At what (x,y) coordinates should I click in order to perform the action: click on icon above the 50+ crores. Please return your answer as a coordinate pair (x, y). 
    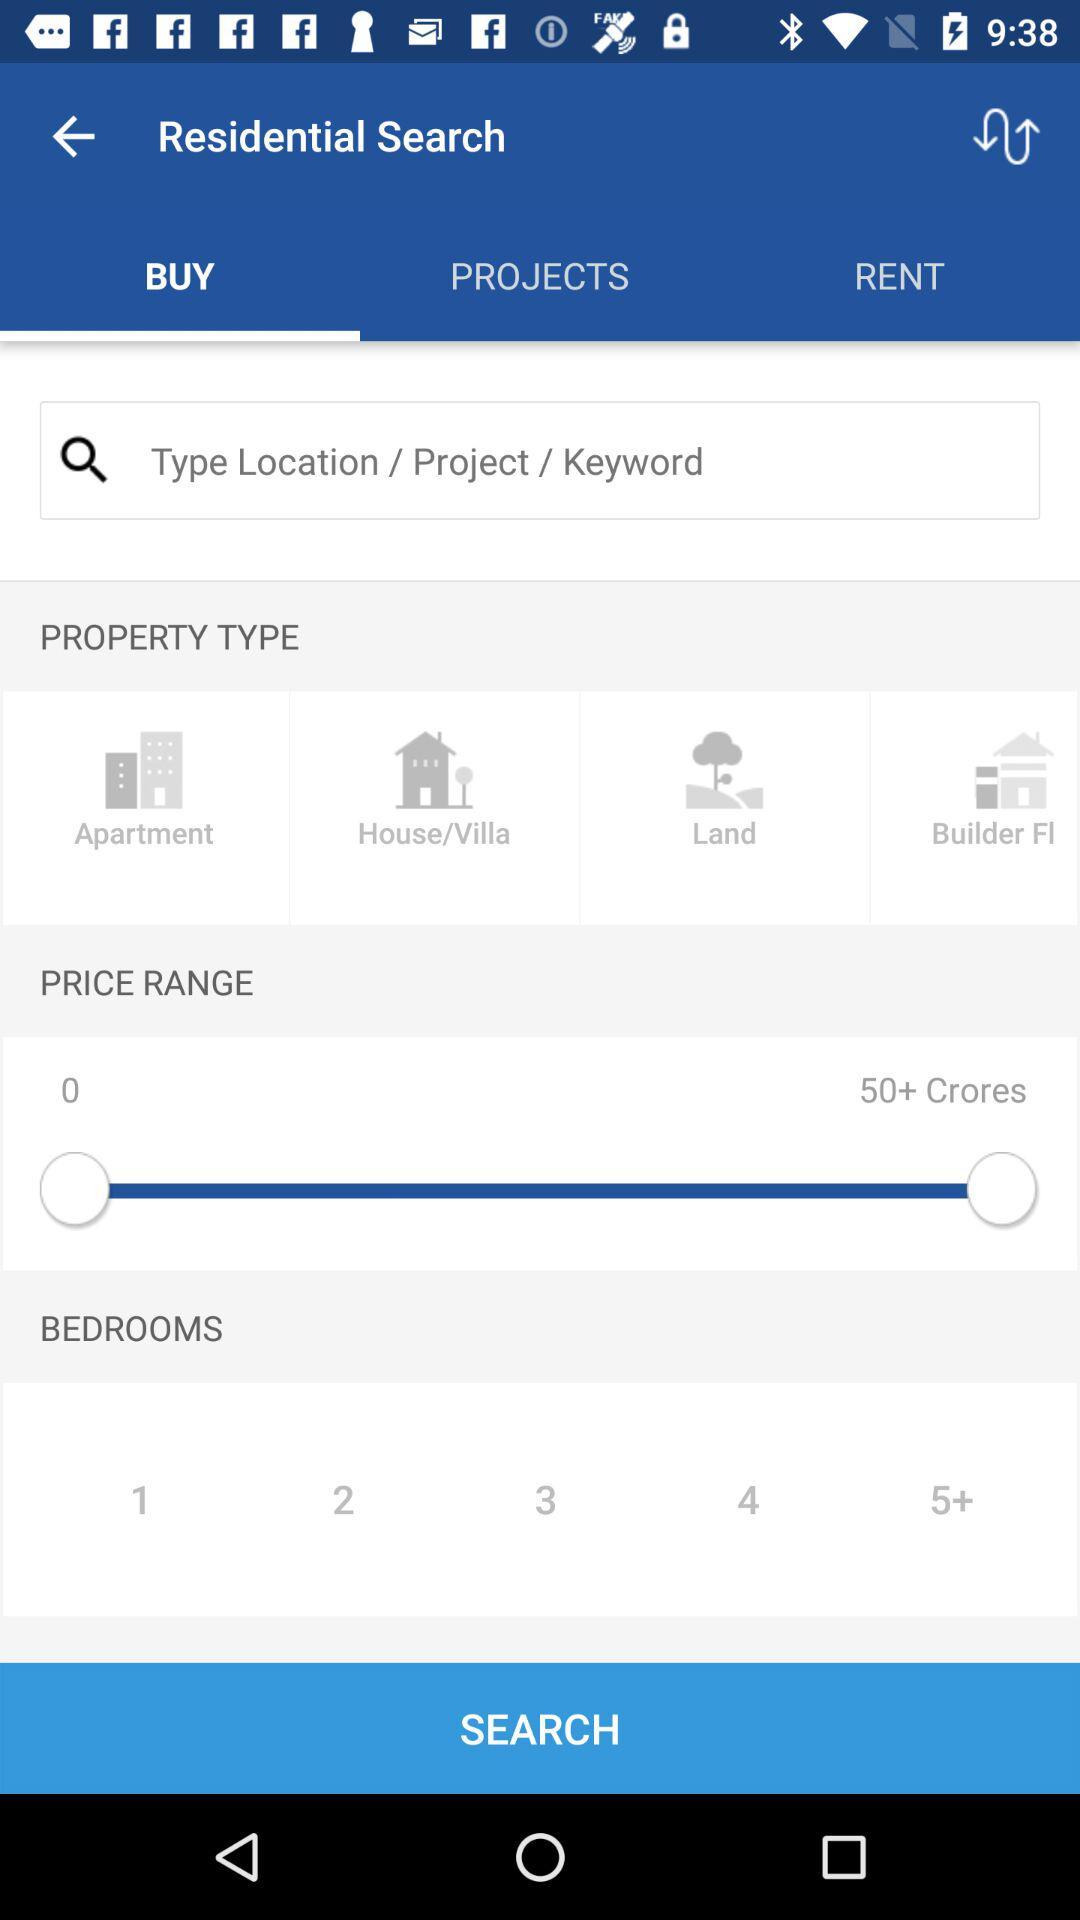
    Looking at the image, I should click on (724, 808).